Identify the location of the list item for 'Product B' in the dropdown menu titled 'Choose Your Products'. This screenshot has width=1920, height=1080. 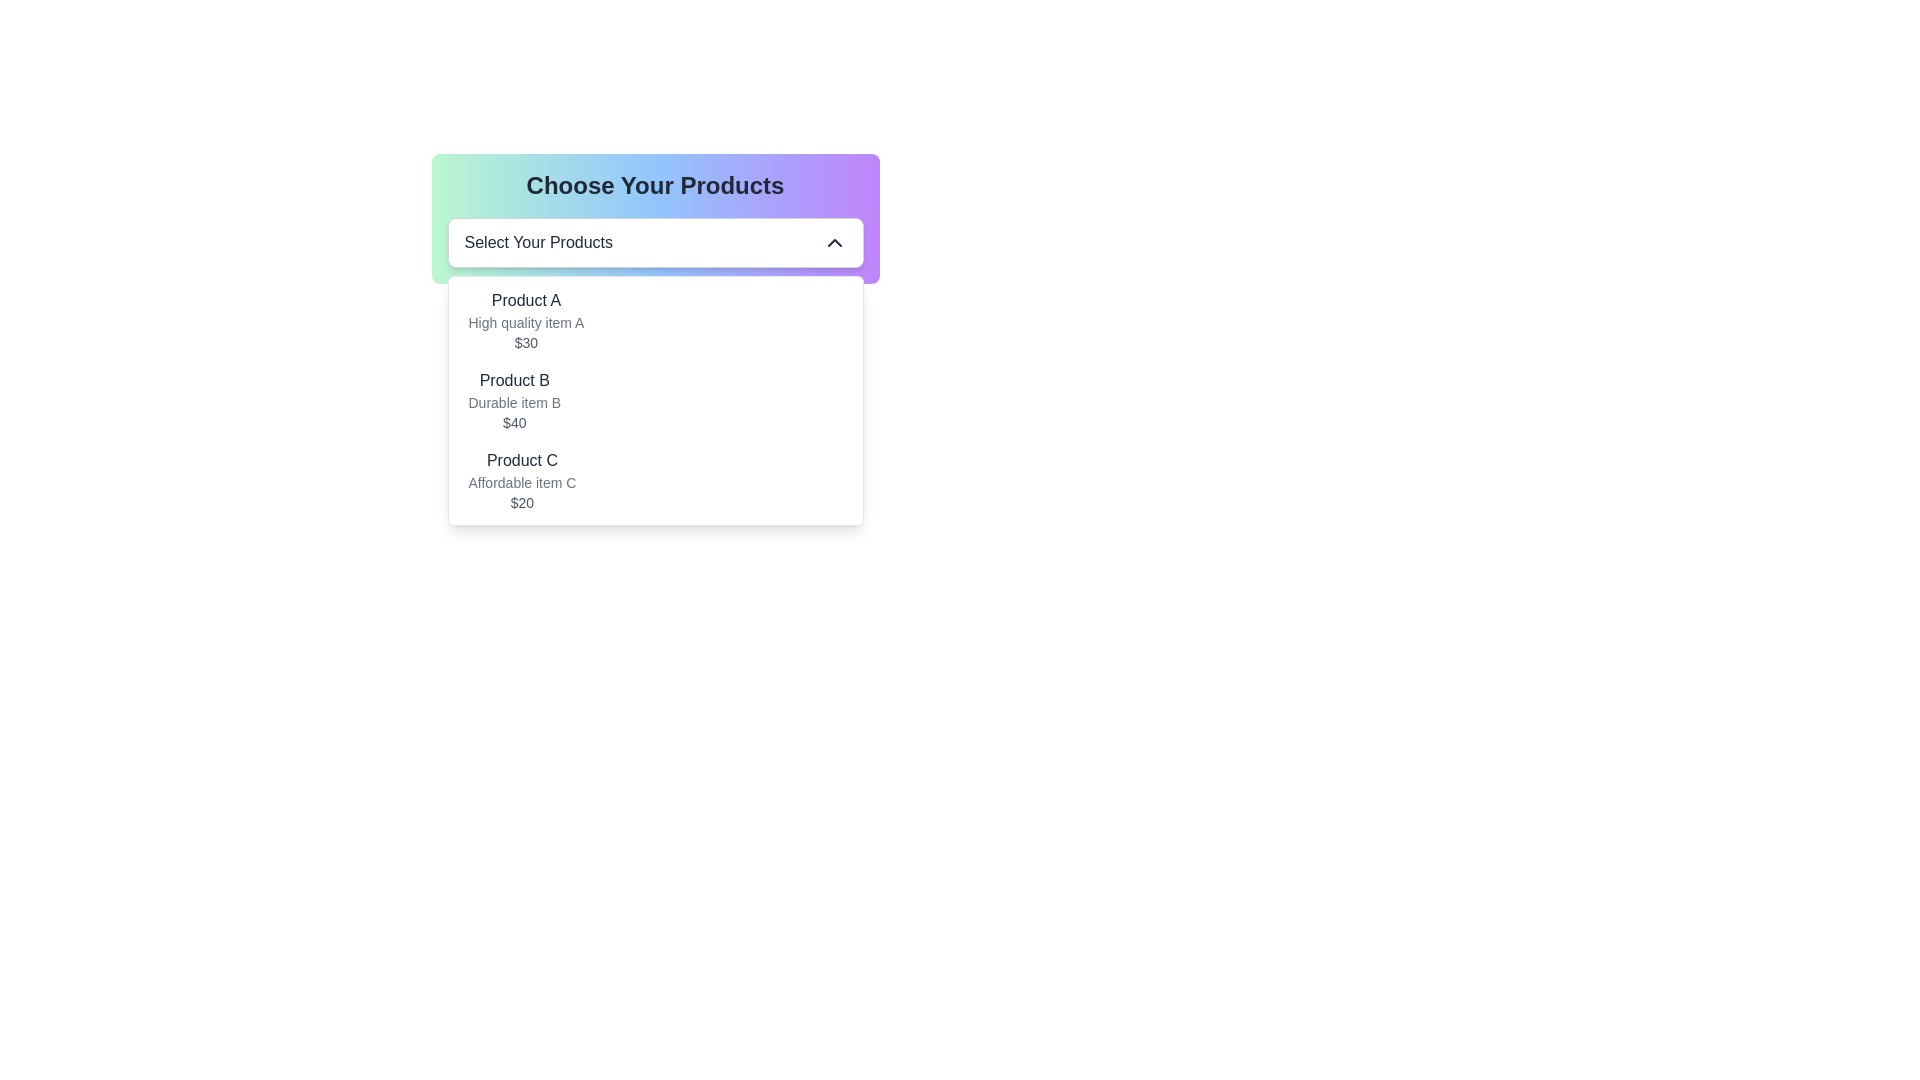
(655, 401).